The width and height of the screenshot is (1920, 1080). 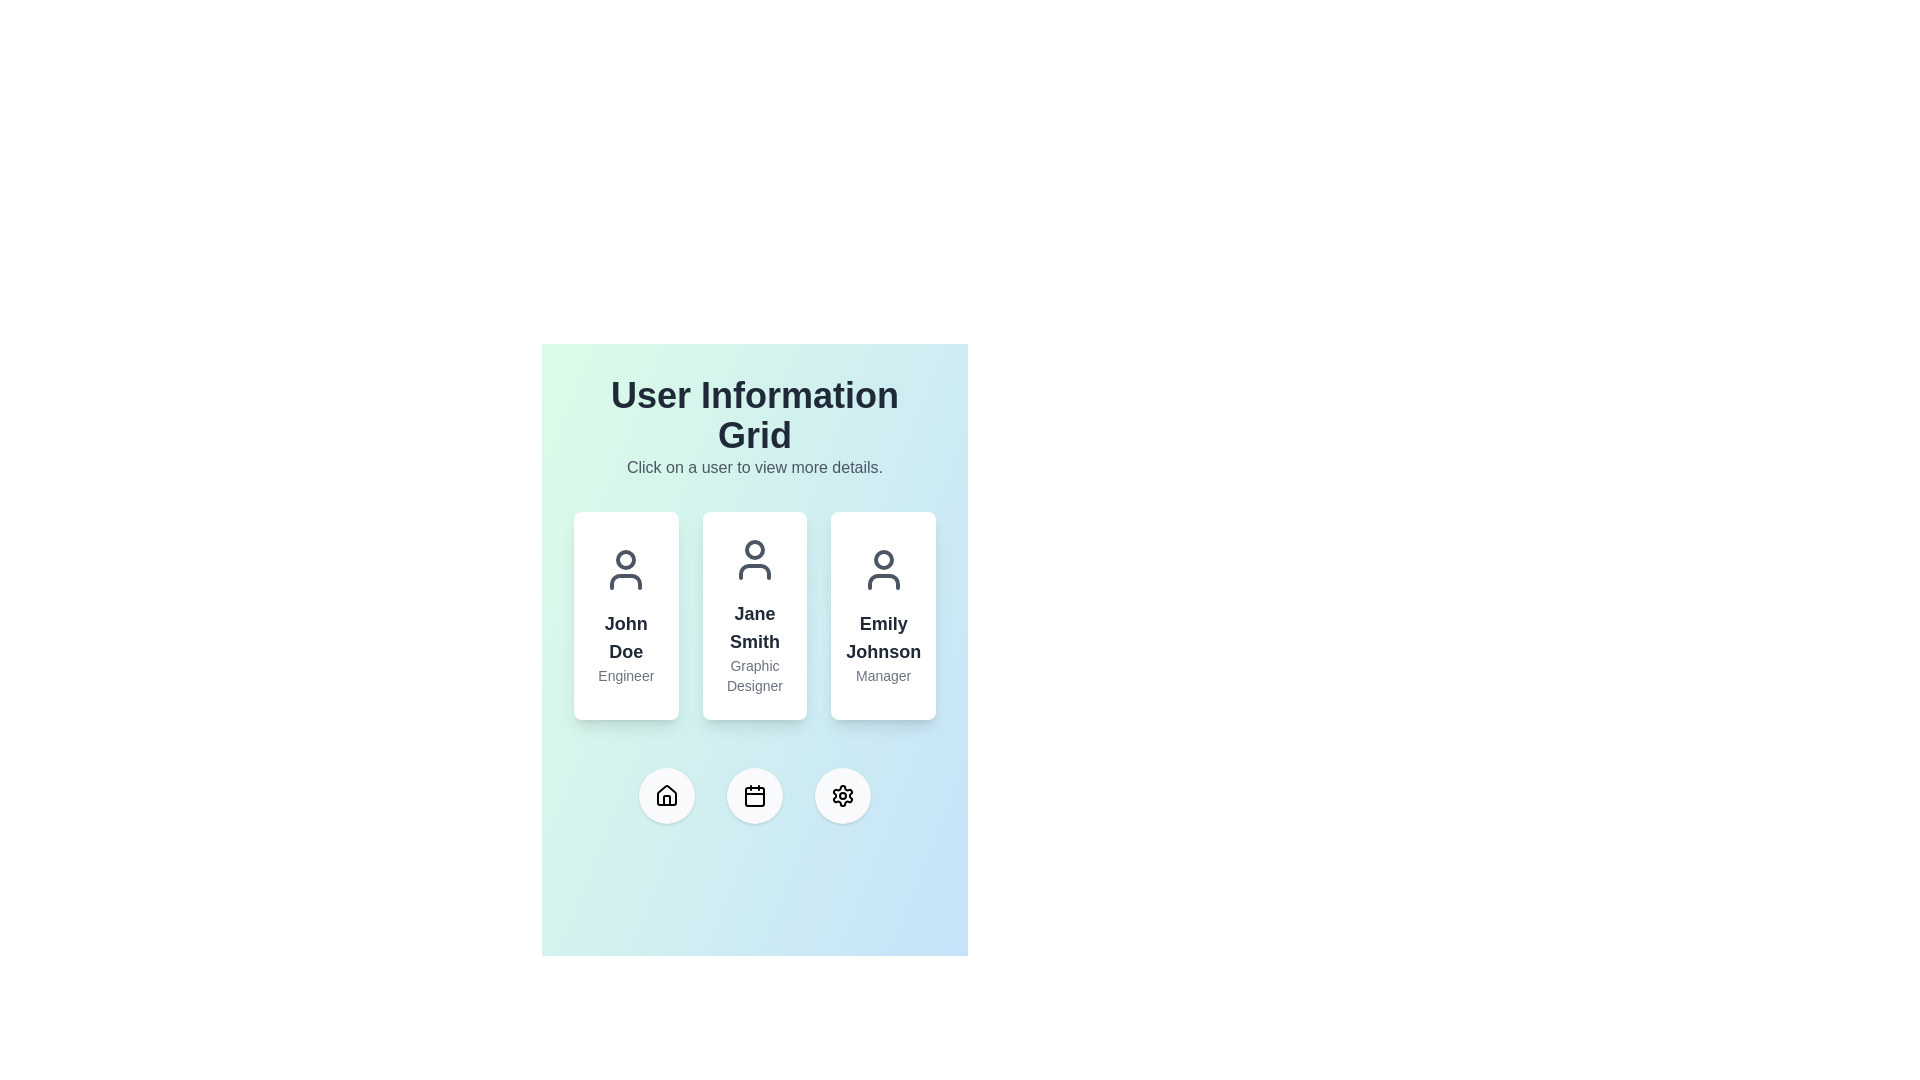 What do you see at coordinates (625, 559) in the screenshot?
I see `attributes of the circular SVG element located at the center of the first user card in the grid layout` at bounding box center [625, 559].